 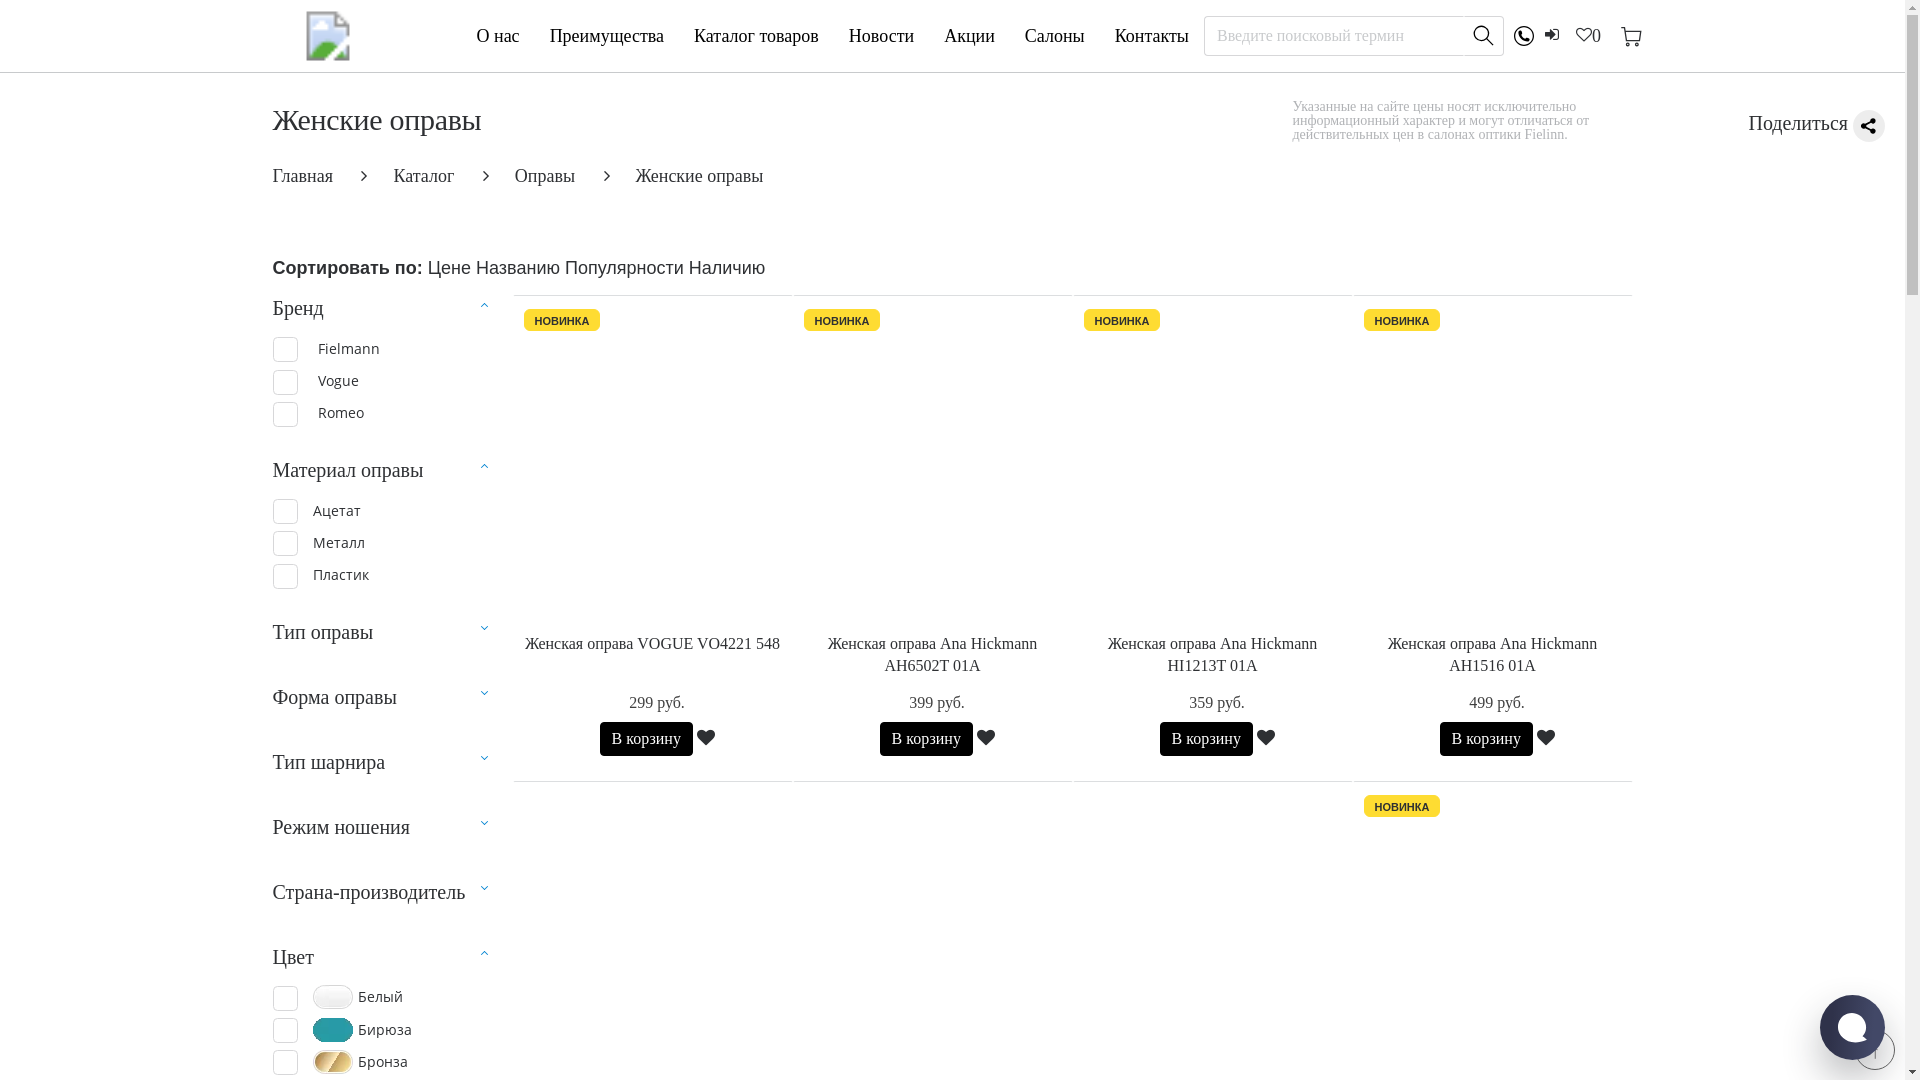 I want to click on 'Y', so click(x=283, y=510).